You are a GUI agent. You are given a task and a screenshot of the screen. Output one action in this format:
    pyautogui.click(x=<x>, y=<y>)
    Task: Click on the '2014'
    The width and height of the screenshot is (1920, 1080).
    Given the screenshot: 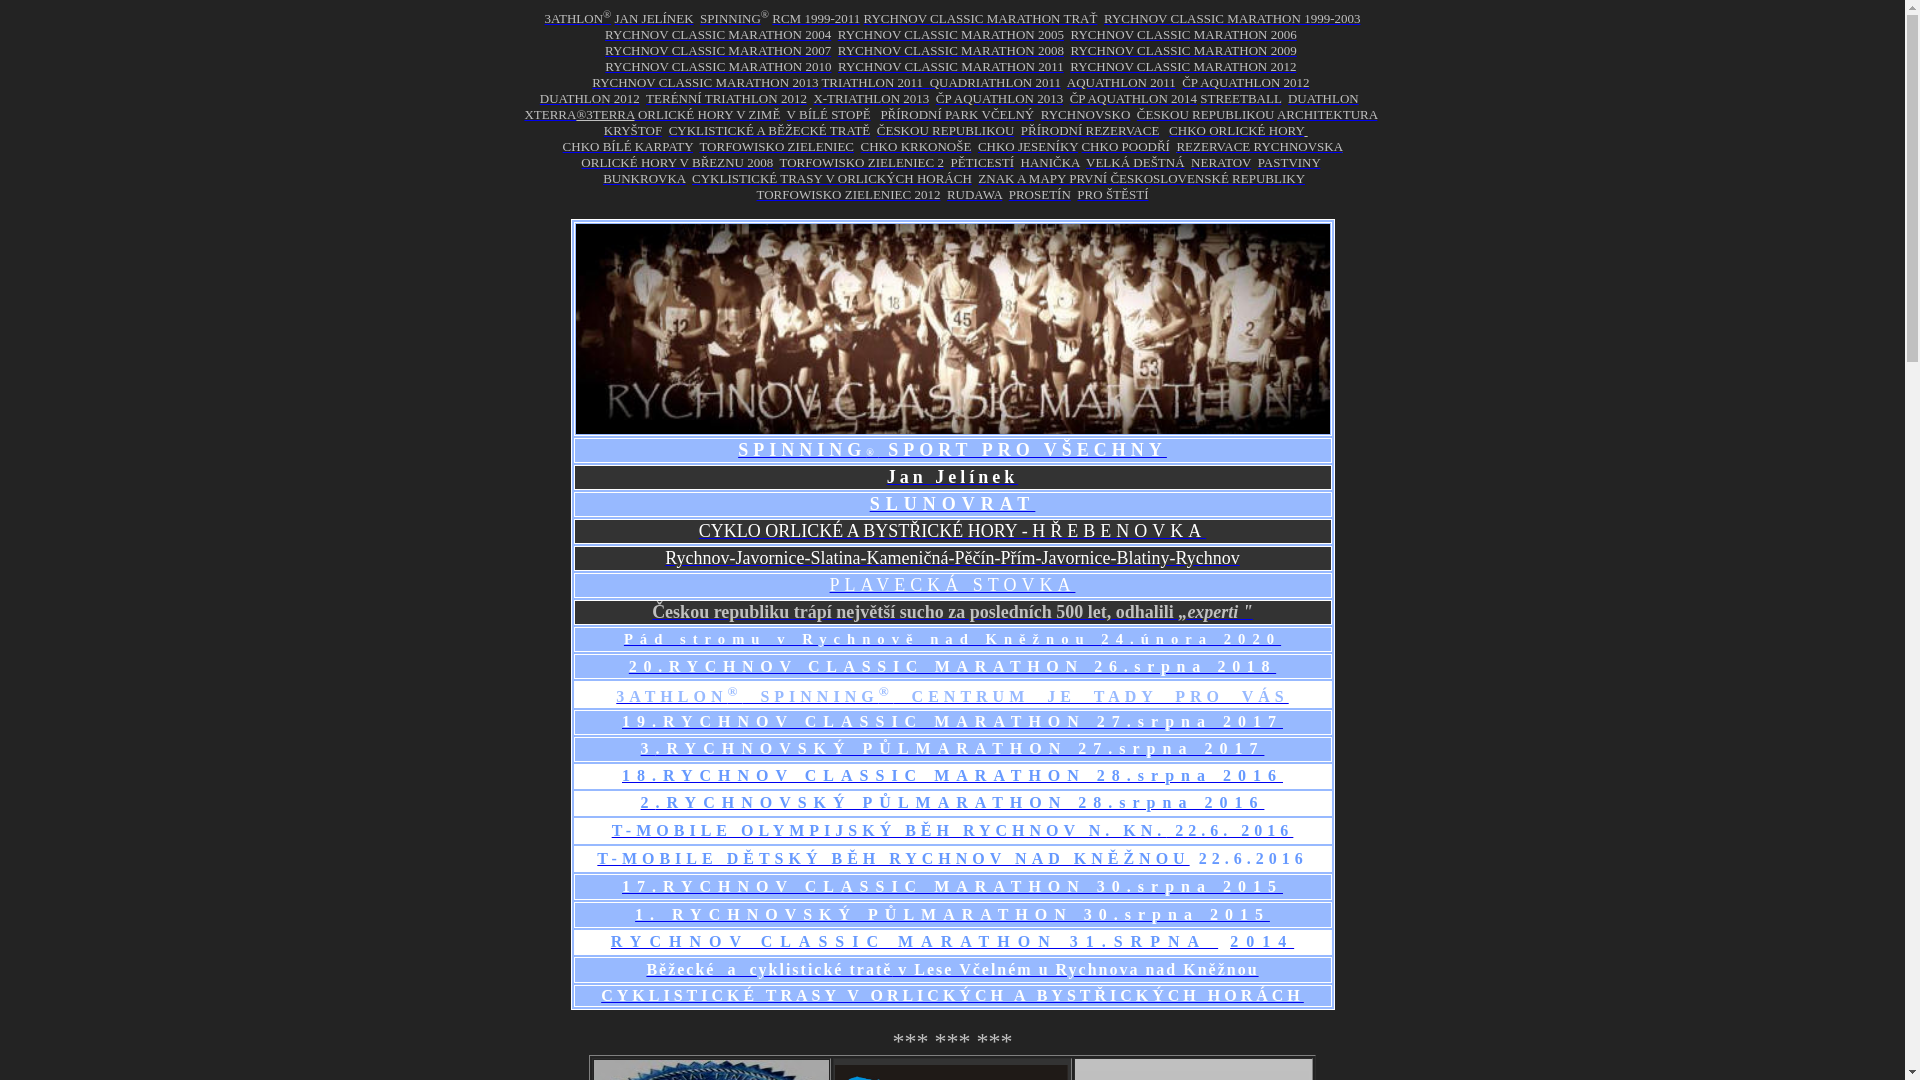 What is the action you would take?
    pyautogui.click(x=1261, y=941)
    